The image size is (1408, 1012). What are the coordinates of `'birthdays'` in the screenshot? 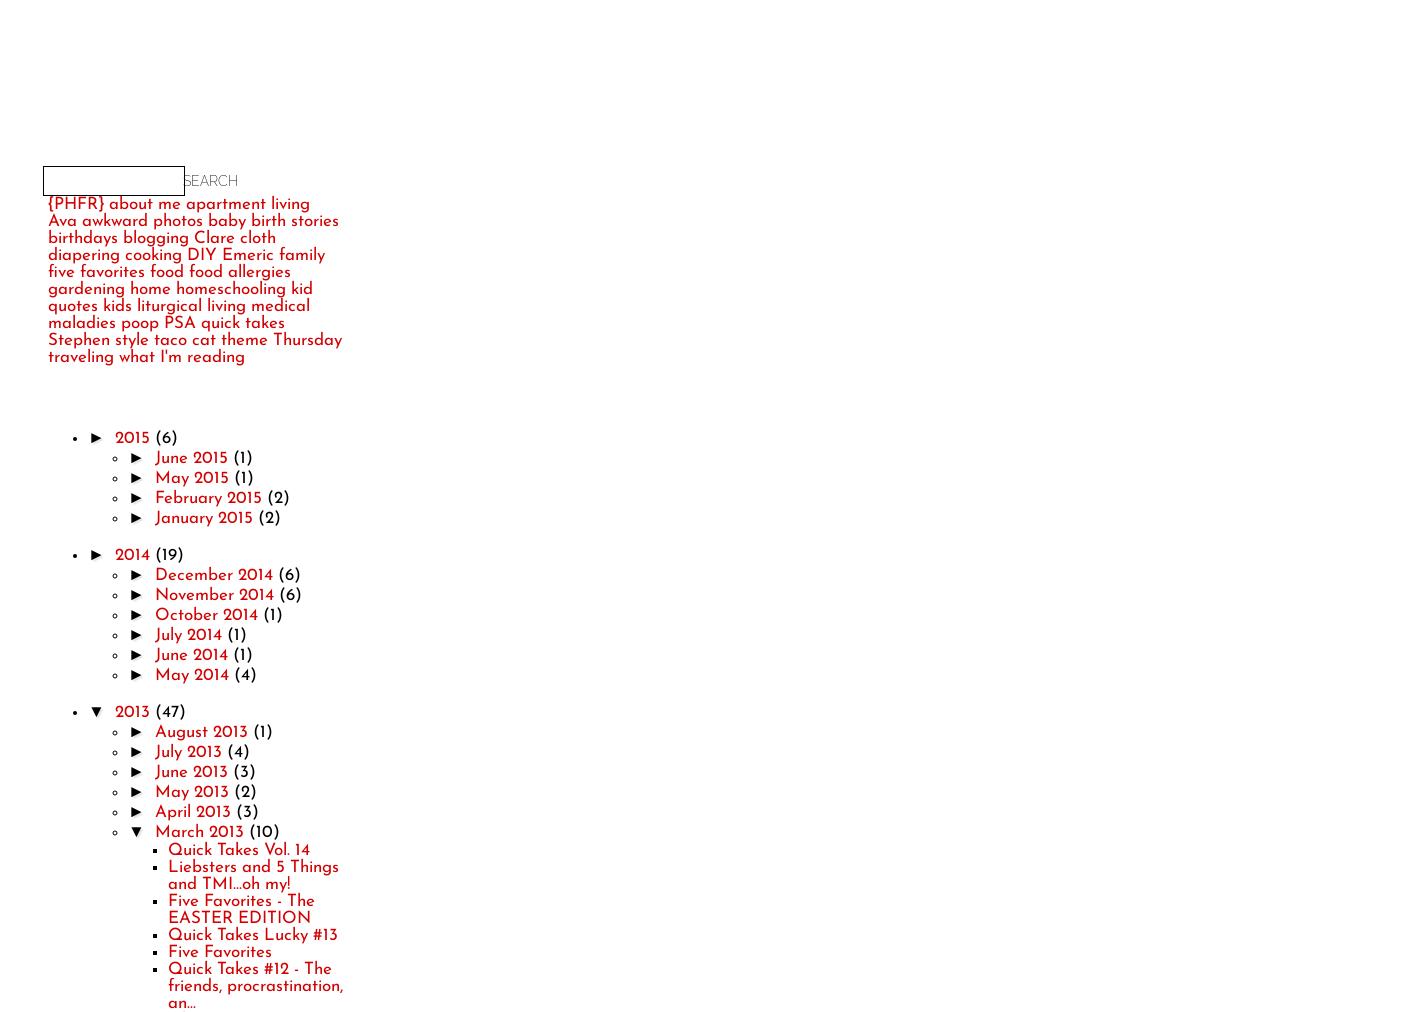 It's located at (47, 238).